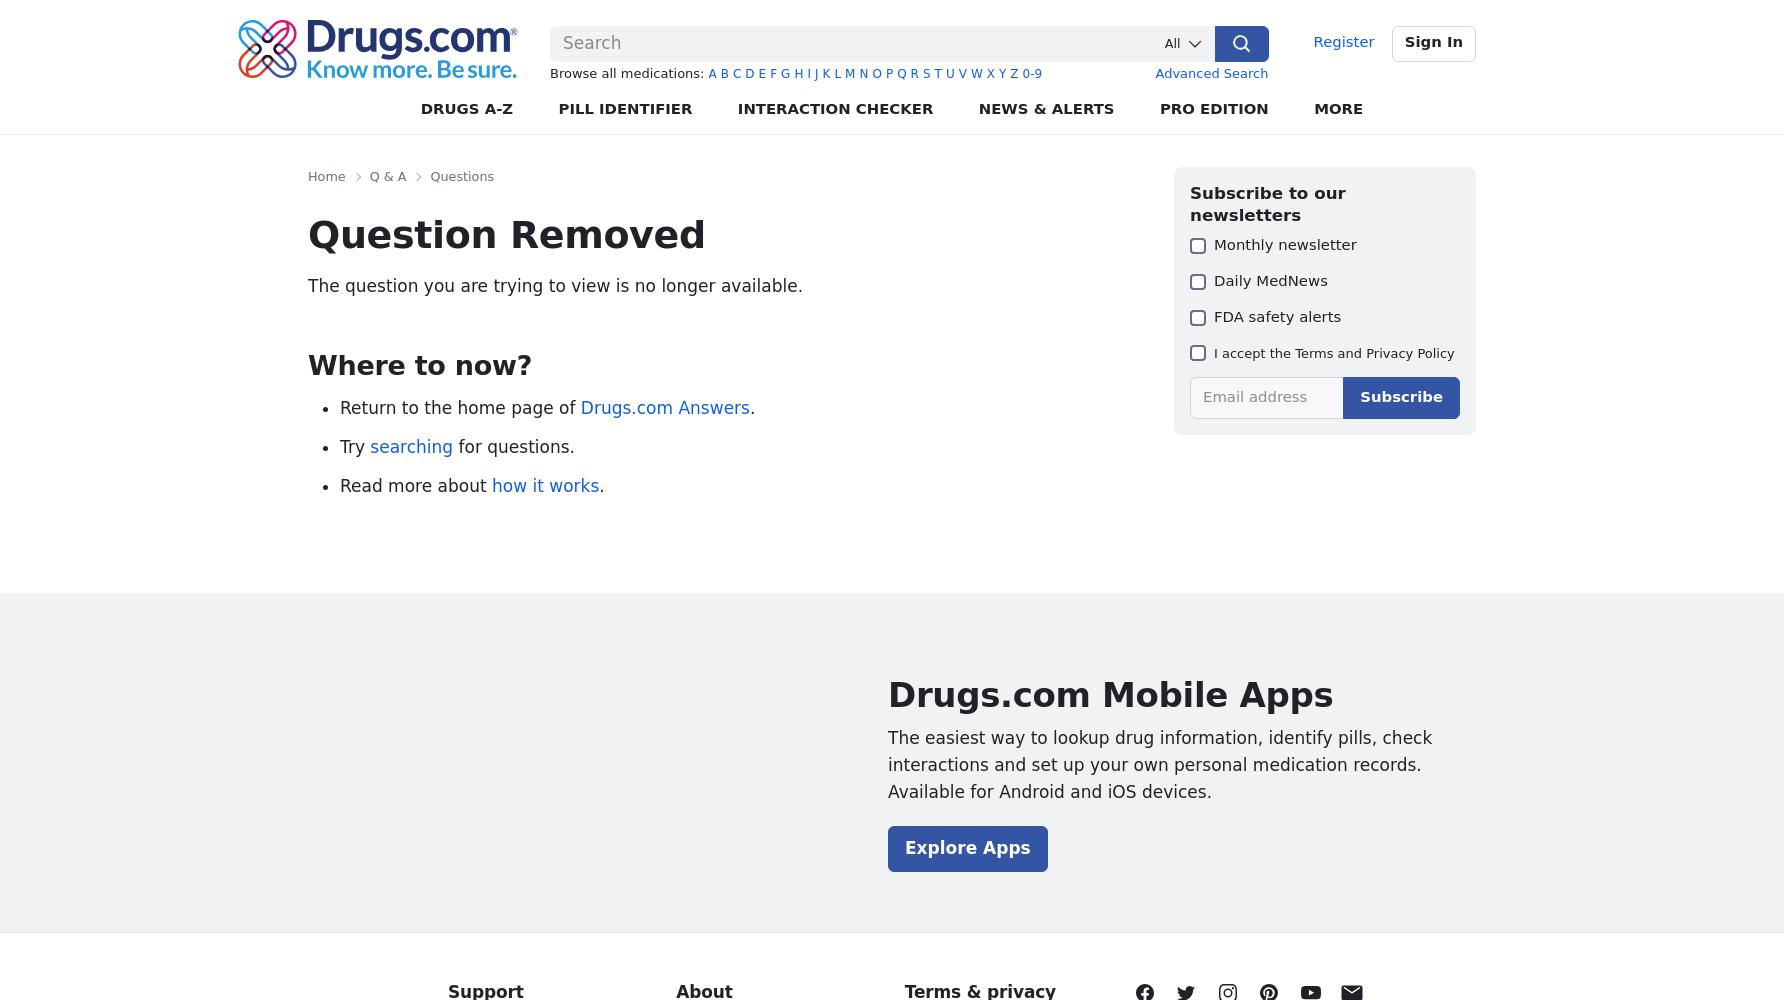  Describe the element at coordinates (339, 485) in the screenshot. I see `'Read more about'` at that location.